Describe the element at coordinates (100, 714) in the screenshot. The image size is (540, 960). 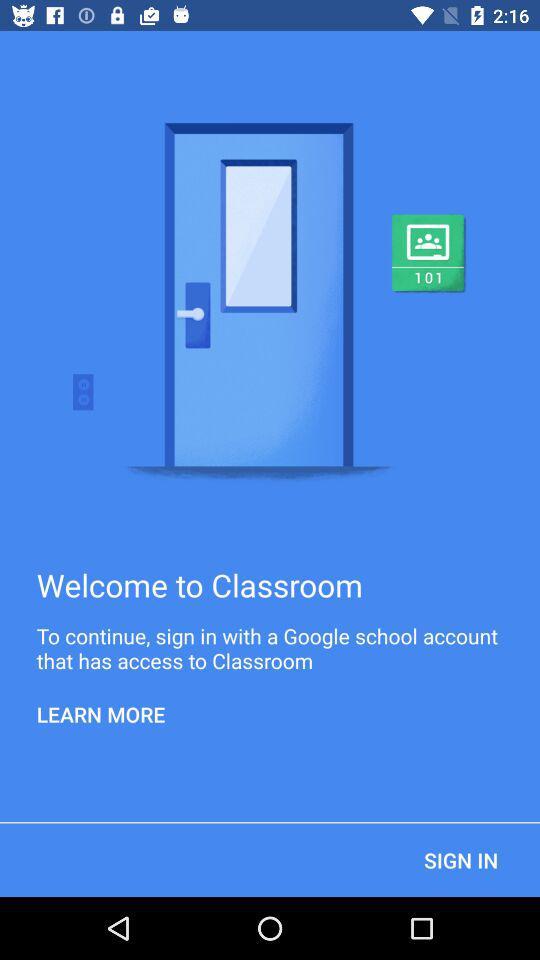
I see `learn more item` at that location.